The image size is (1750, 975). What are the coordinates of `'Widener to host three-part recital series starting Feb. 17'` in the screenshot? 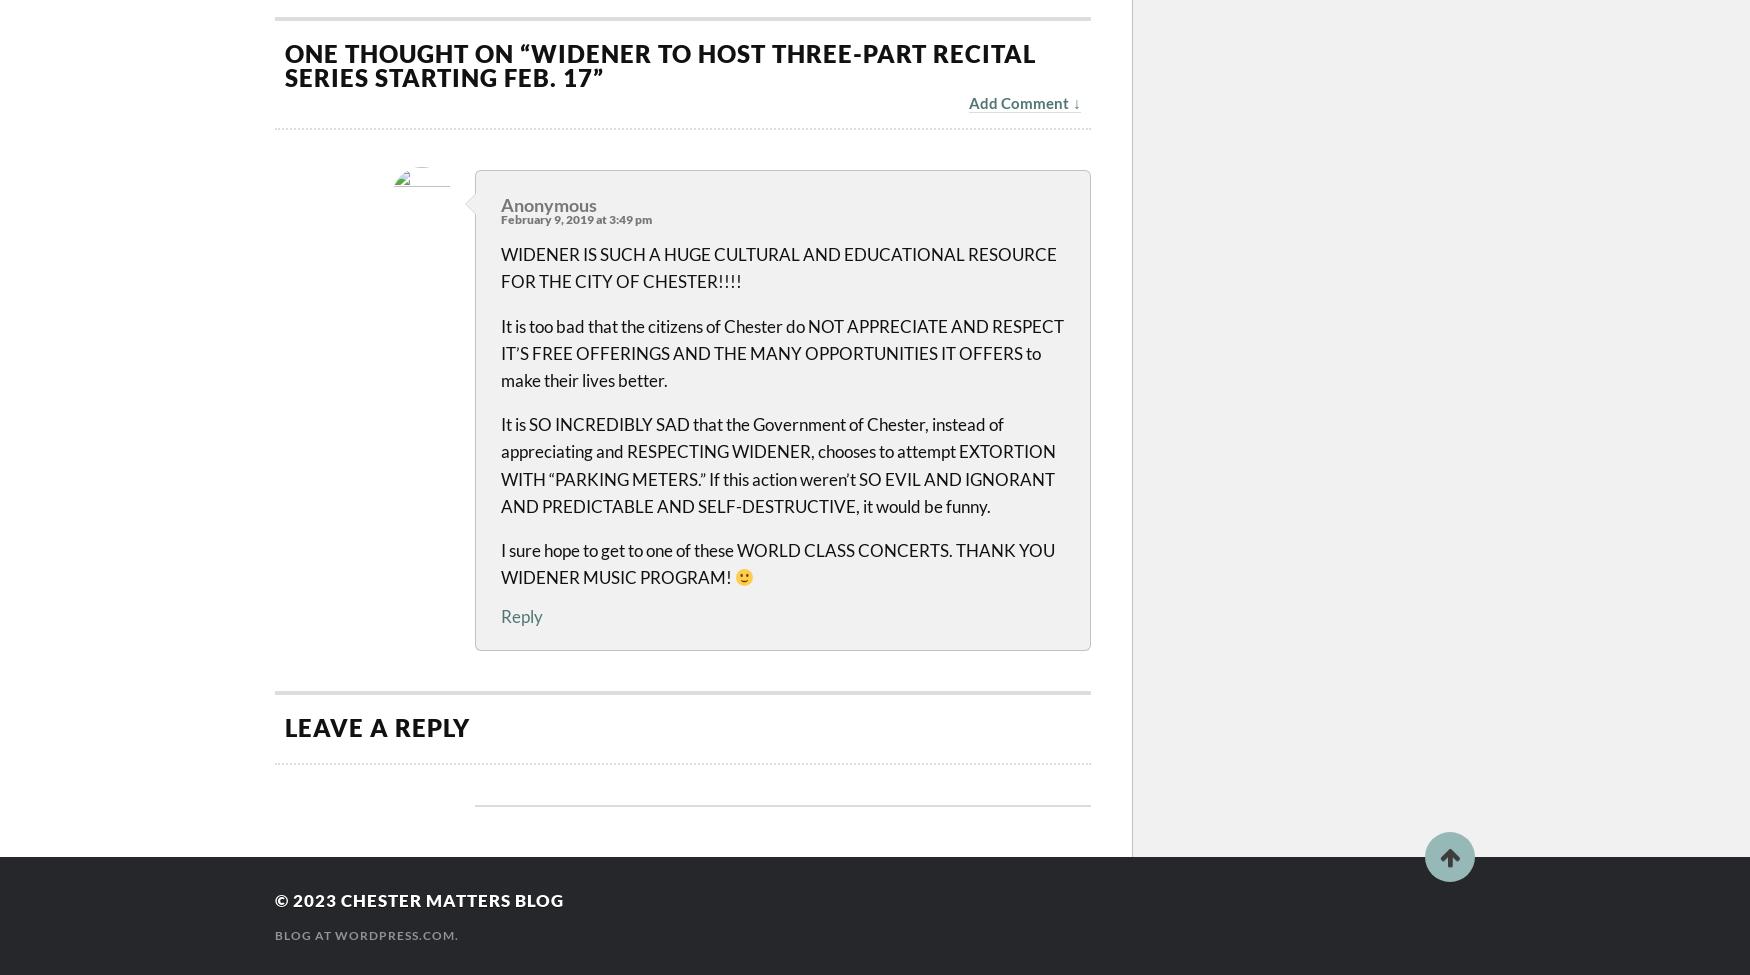 It's located at (659, 65).